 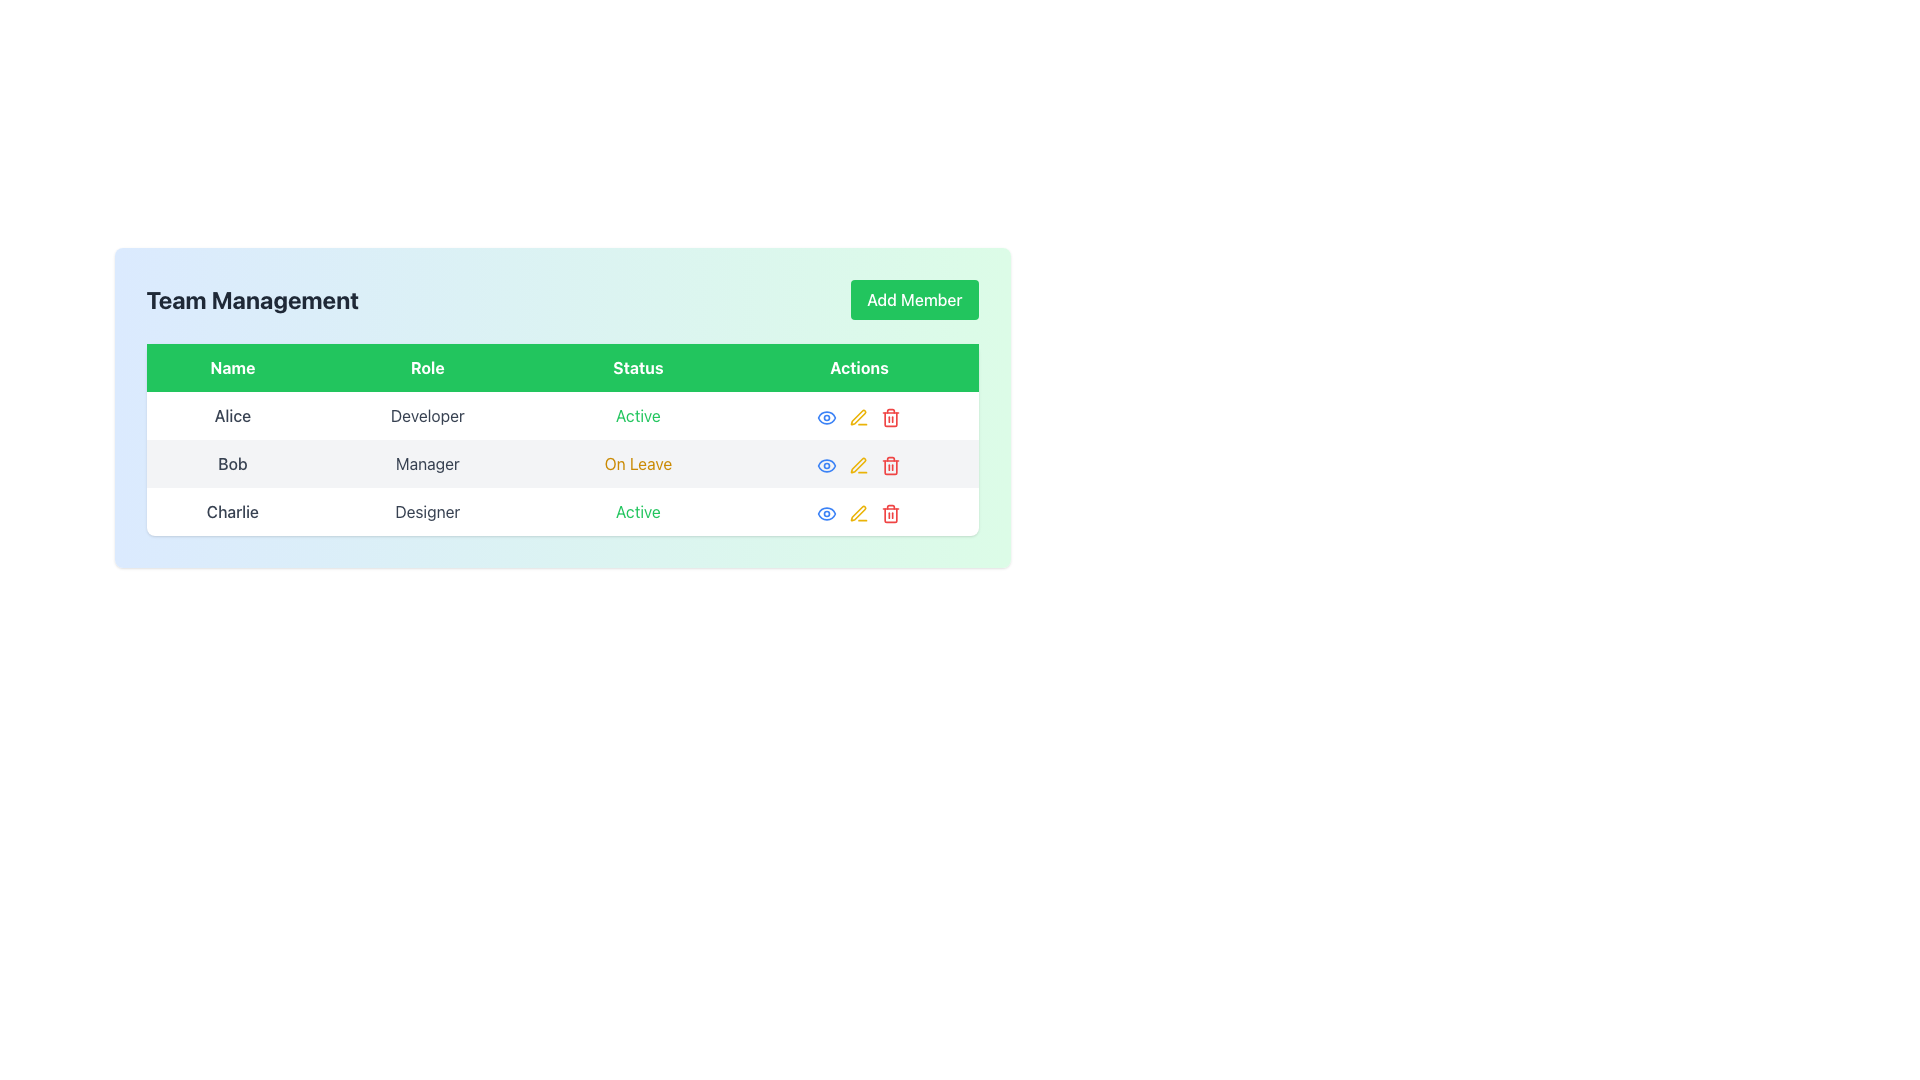 What do you see at coordinates (426, 415) in the screenshot?
I see `the text label displaying 'Developer' in the 'Role' column of the table, which is centered and adjacent to 'Alice' in the 'Name' column and 'Active' in the 'Status' column` at bounding box center [426, 415].